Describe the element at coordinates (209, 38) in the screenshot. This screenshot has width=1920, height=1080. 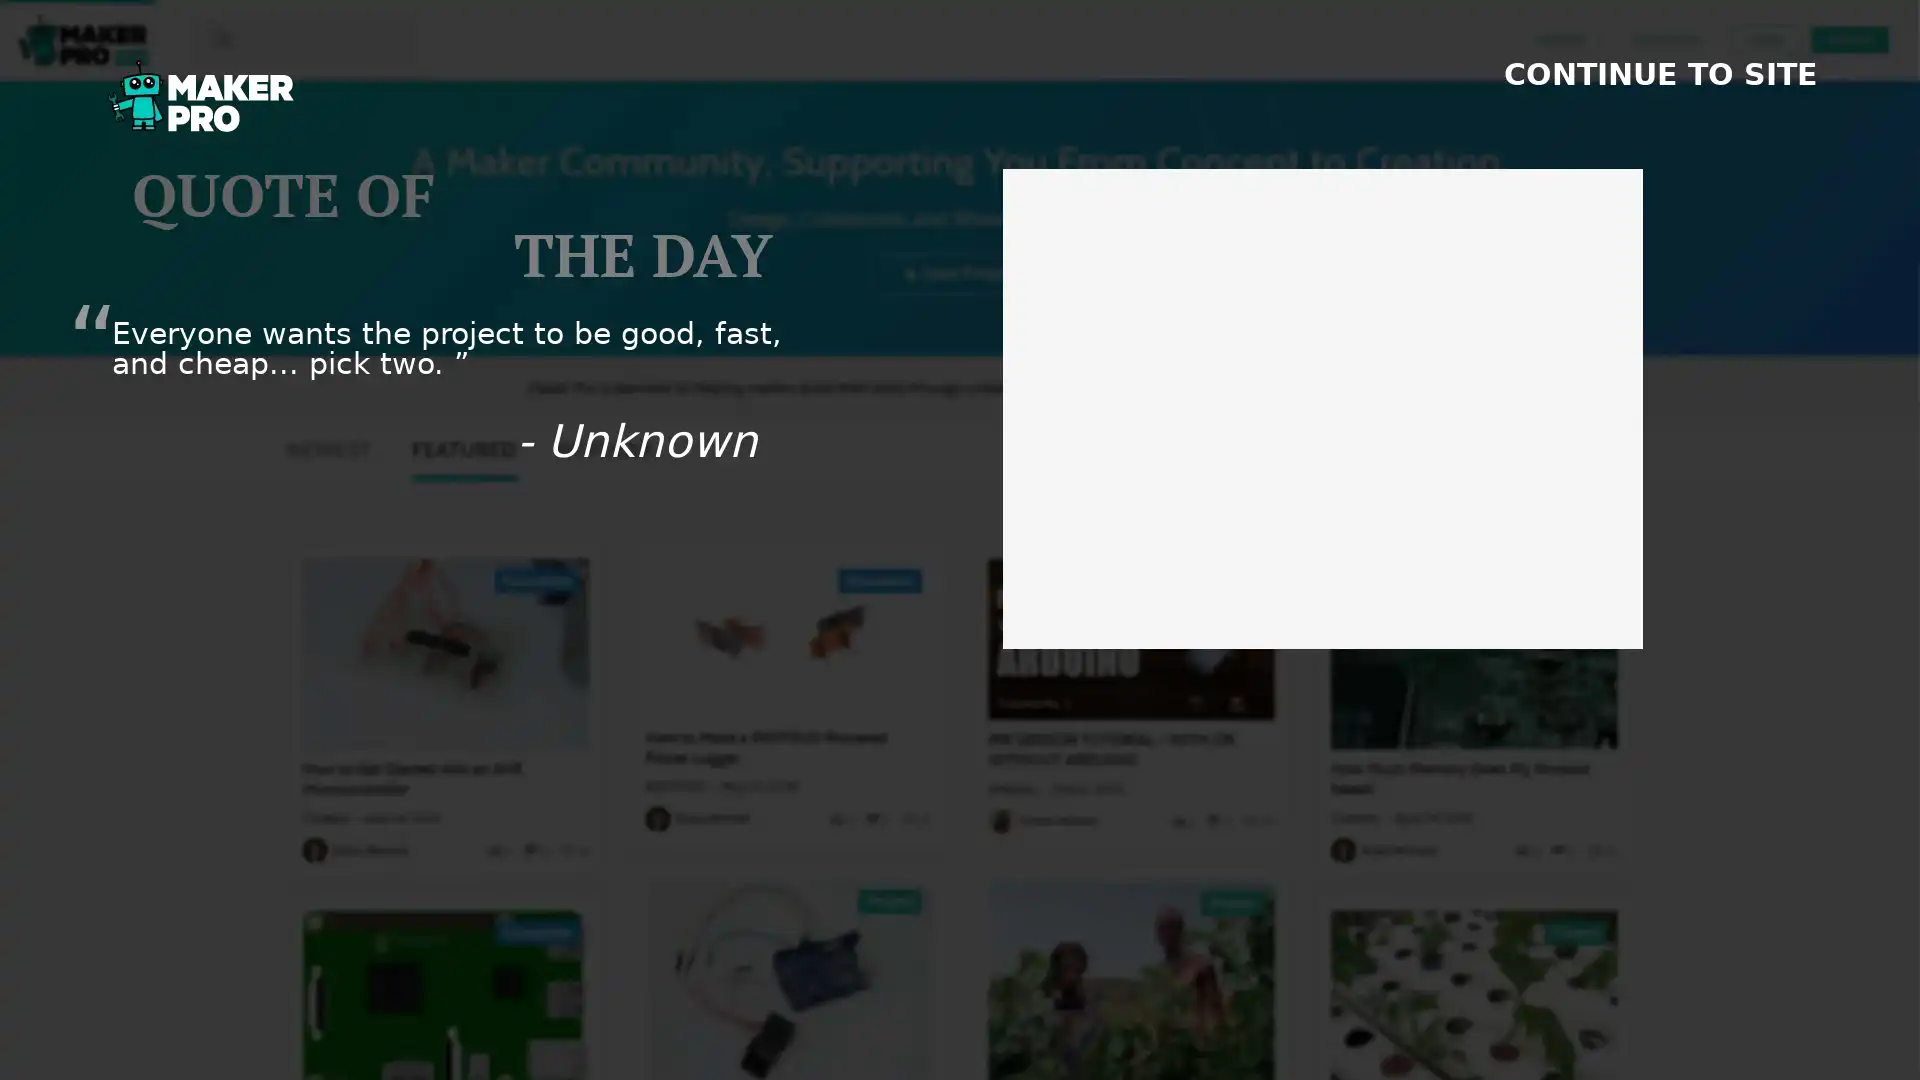
I see `search` at that location.